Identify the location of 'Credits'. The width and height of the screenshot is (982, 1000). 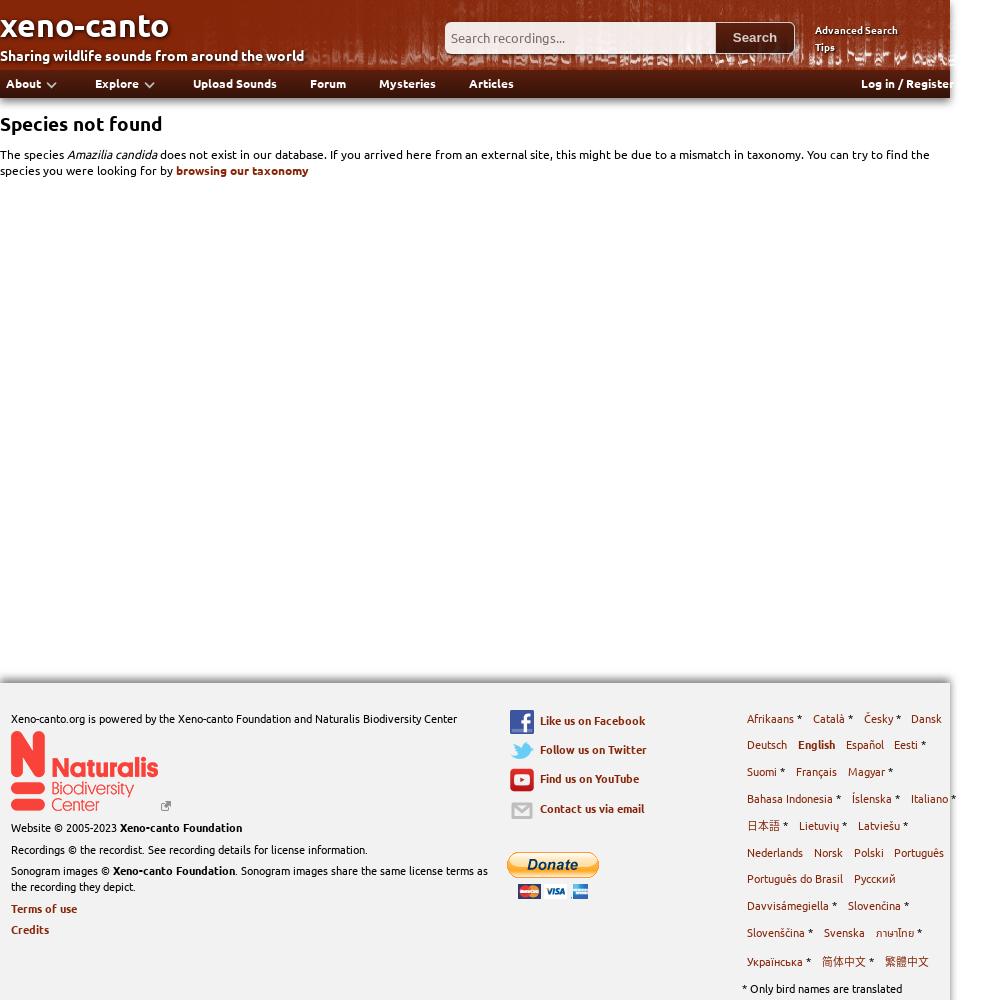
(27, 929).